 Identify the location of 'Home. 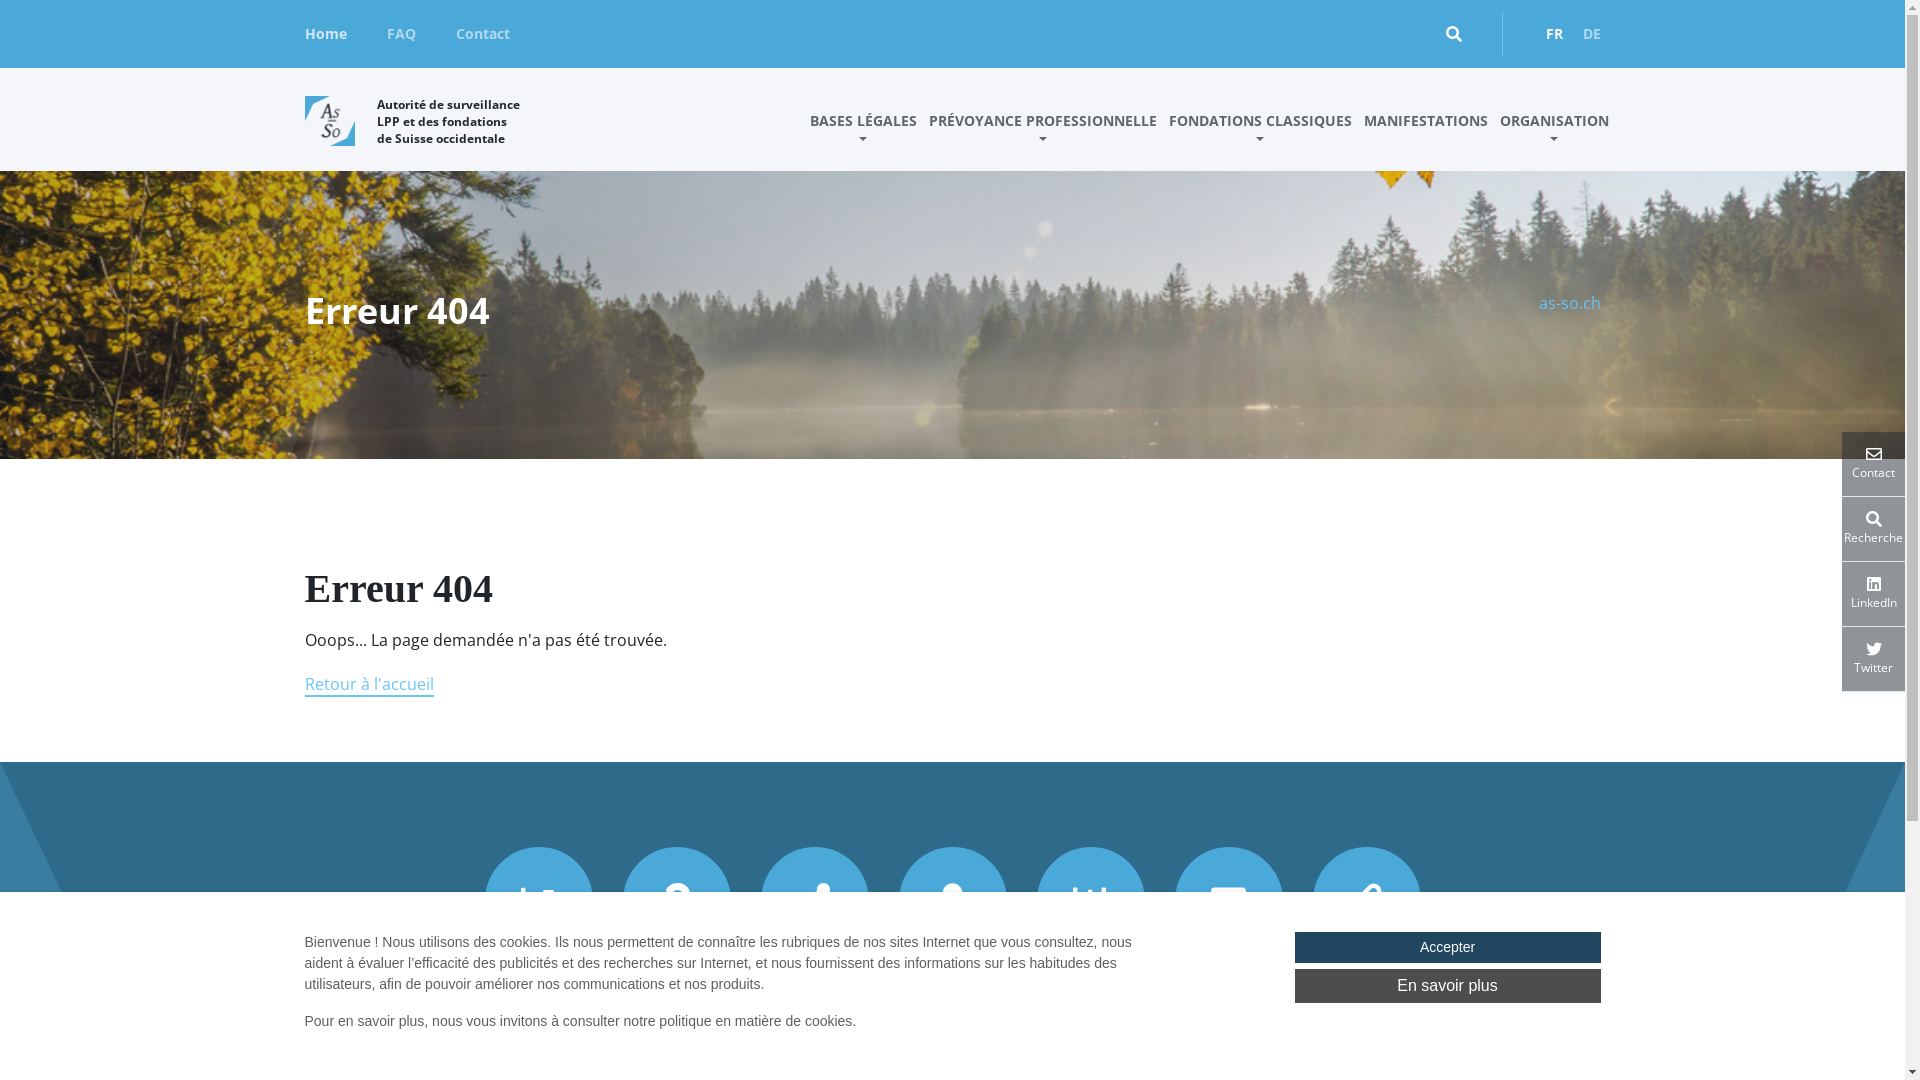
(325, 34).